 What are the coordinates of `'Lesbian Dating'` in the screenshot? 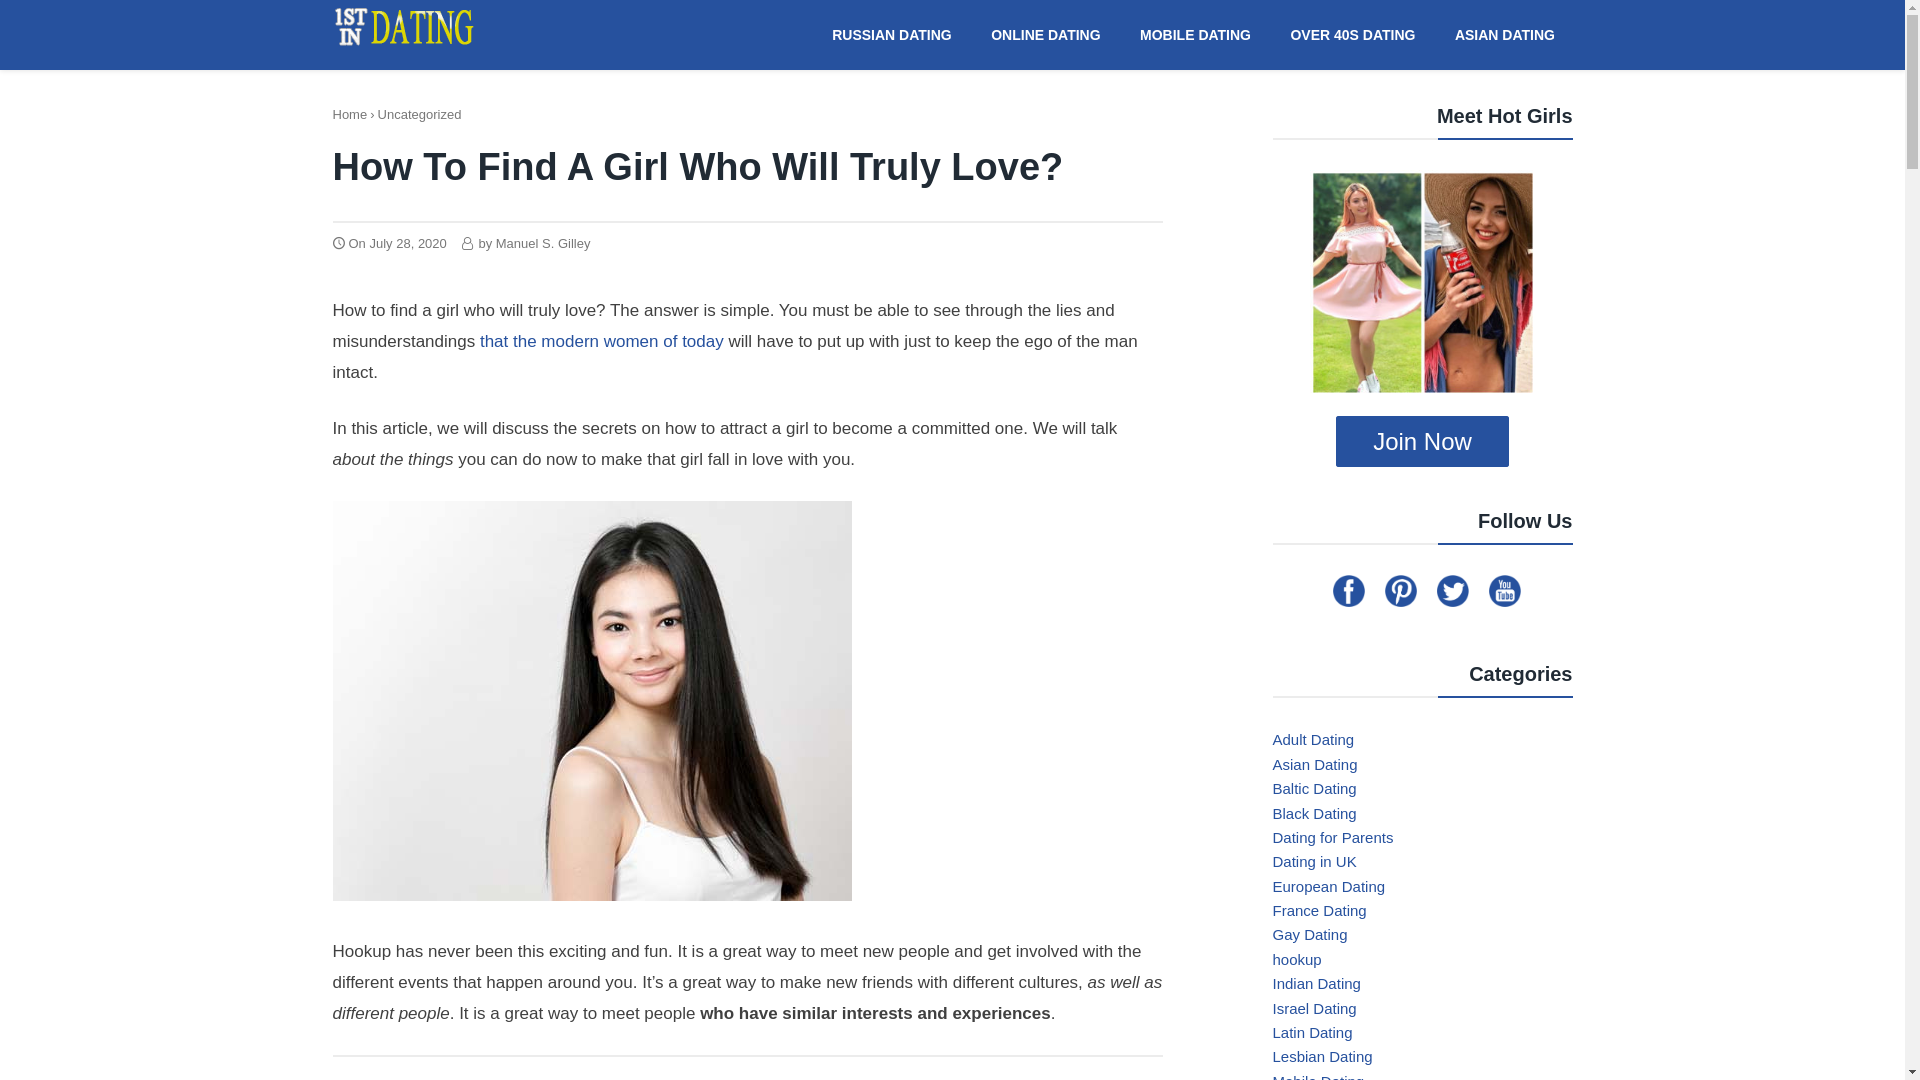 It's located at (1321, 1055).